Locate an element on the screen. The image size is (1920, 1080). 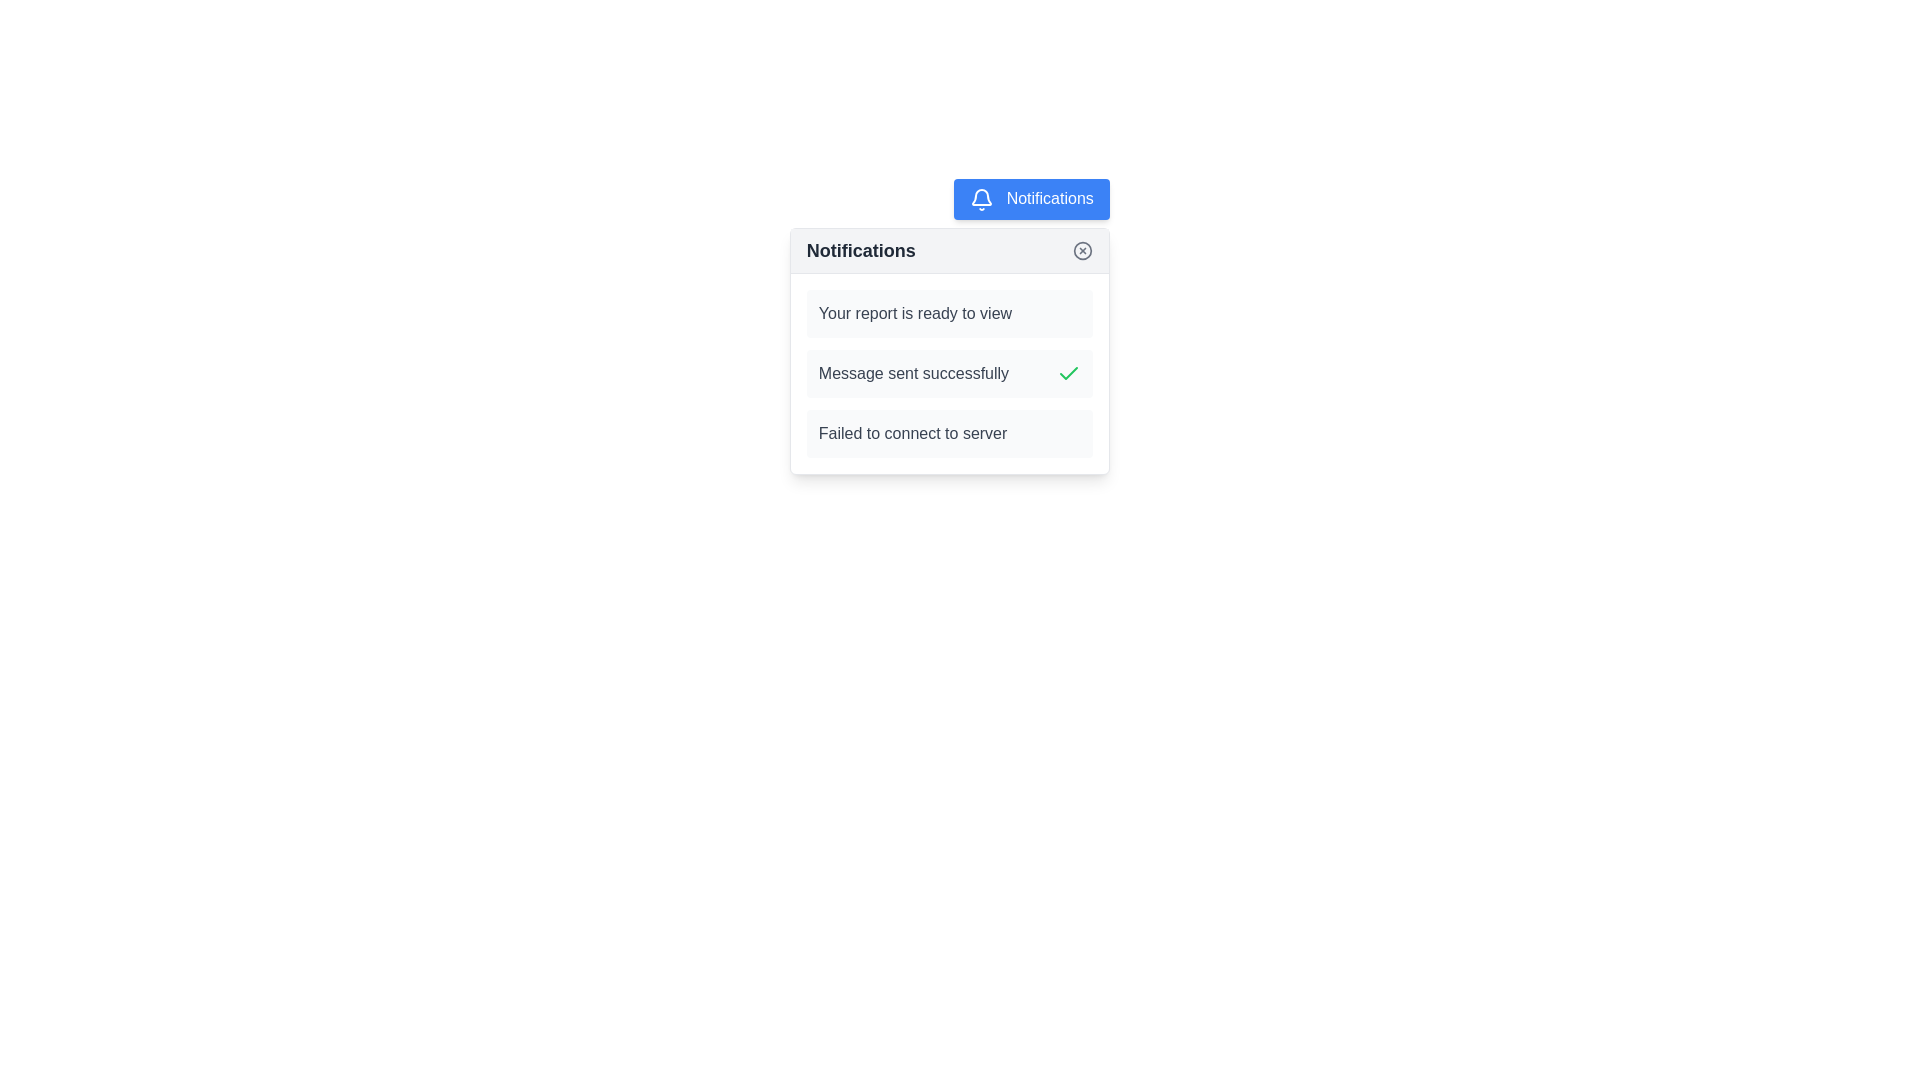
message displayed in the Status notification card that says 'Message sent successfully', which is styled with a green checkmark icon and is the second item in the notification dropdown is located at coordinates (948, 373).